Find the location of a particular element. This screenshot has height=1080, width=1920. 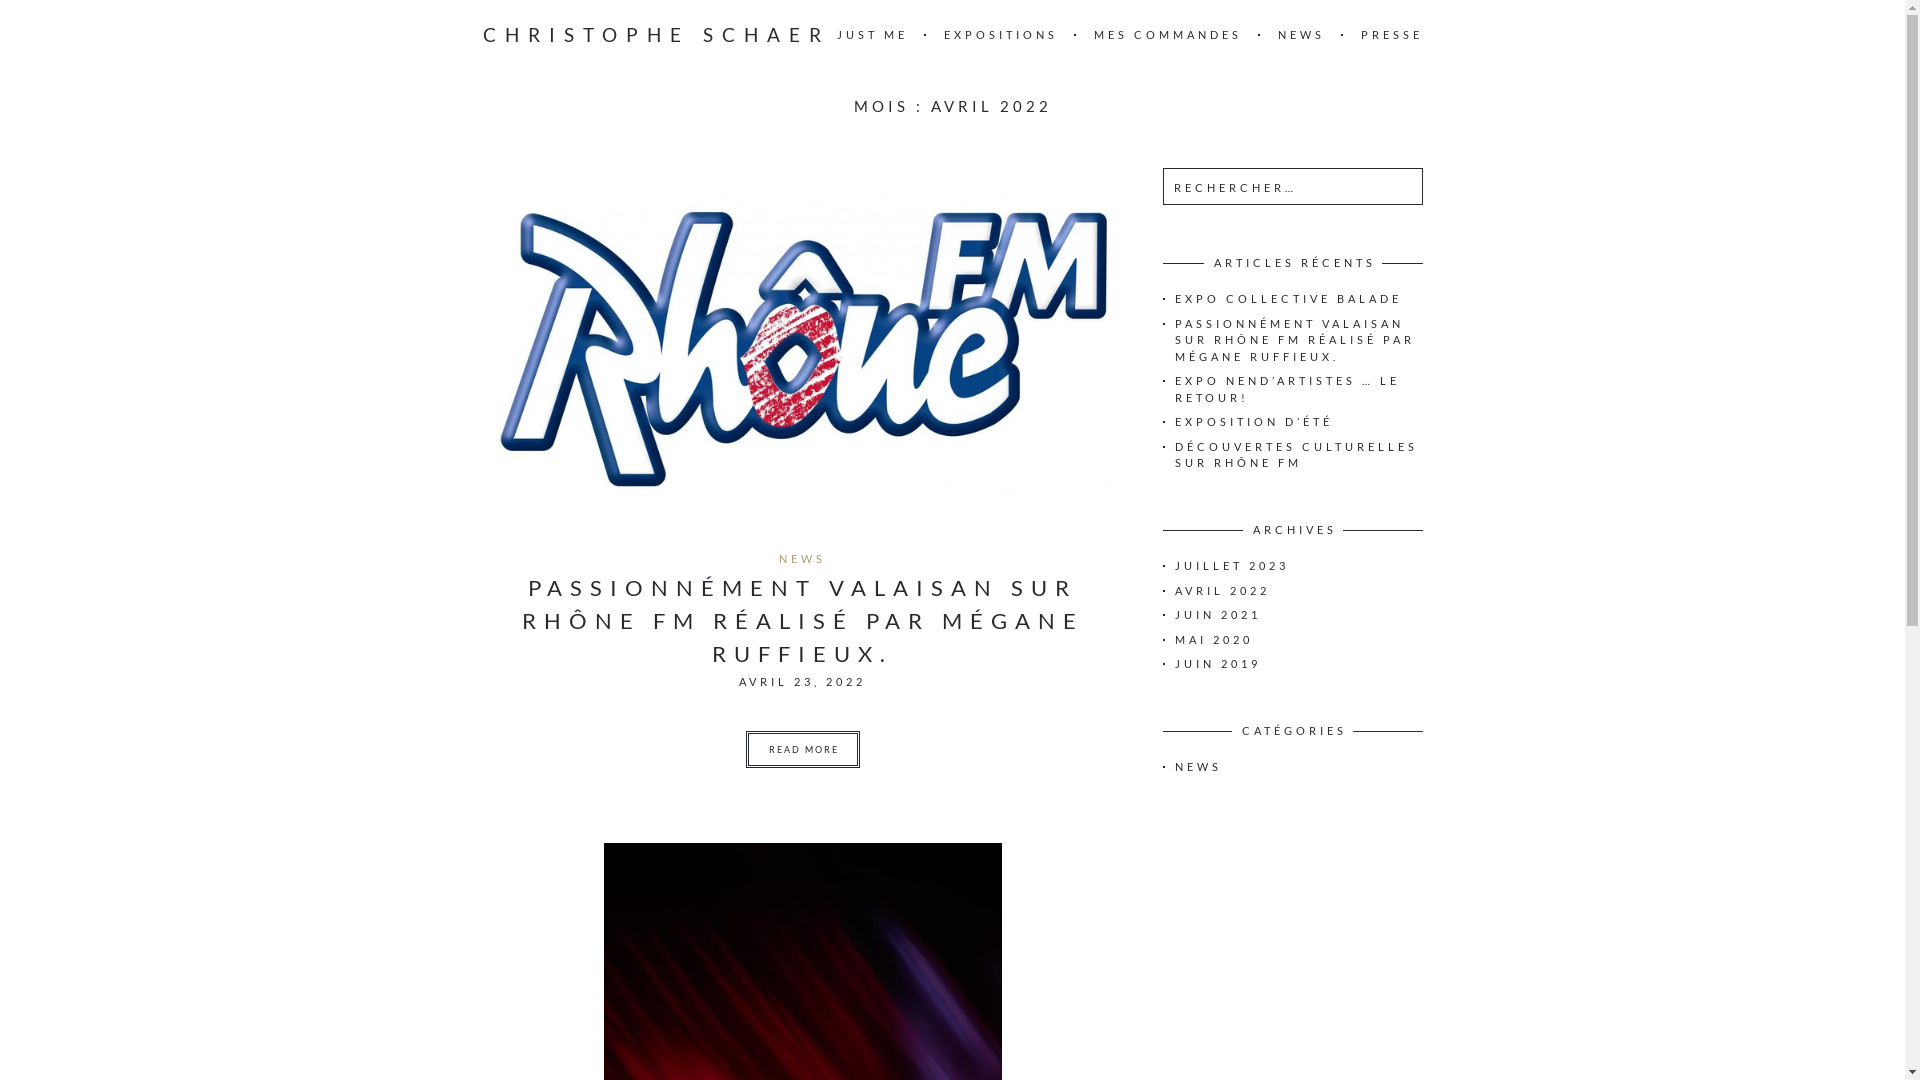

'JUIN 2021' is located at coordinates (1174, 613).